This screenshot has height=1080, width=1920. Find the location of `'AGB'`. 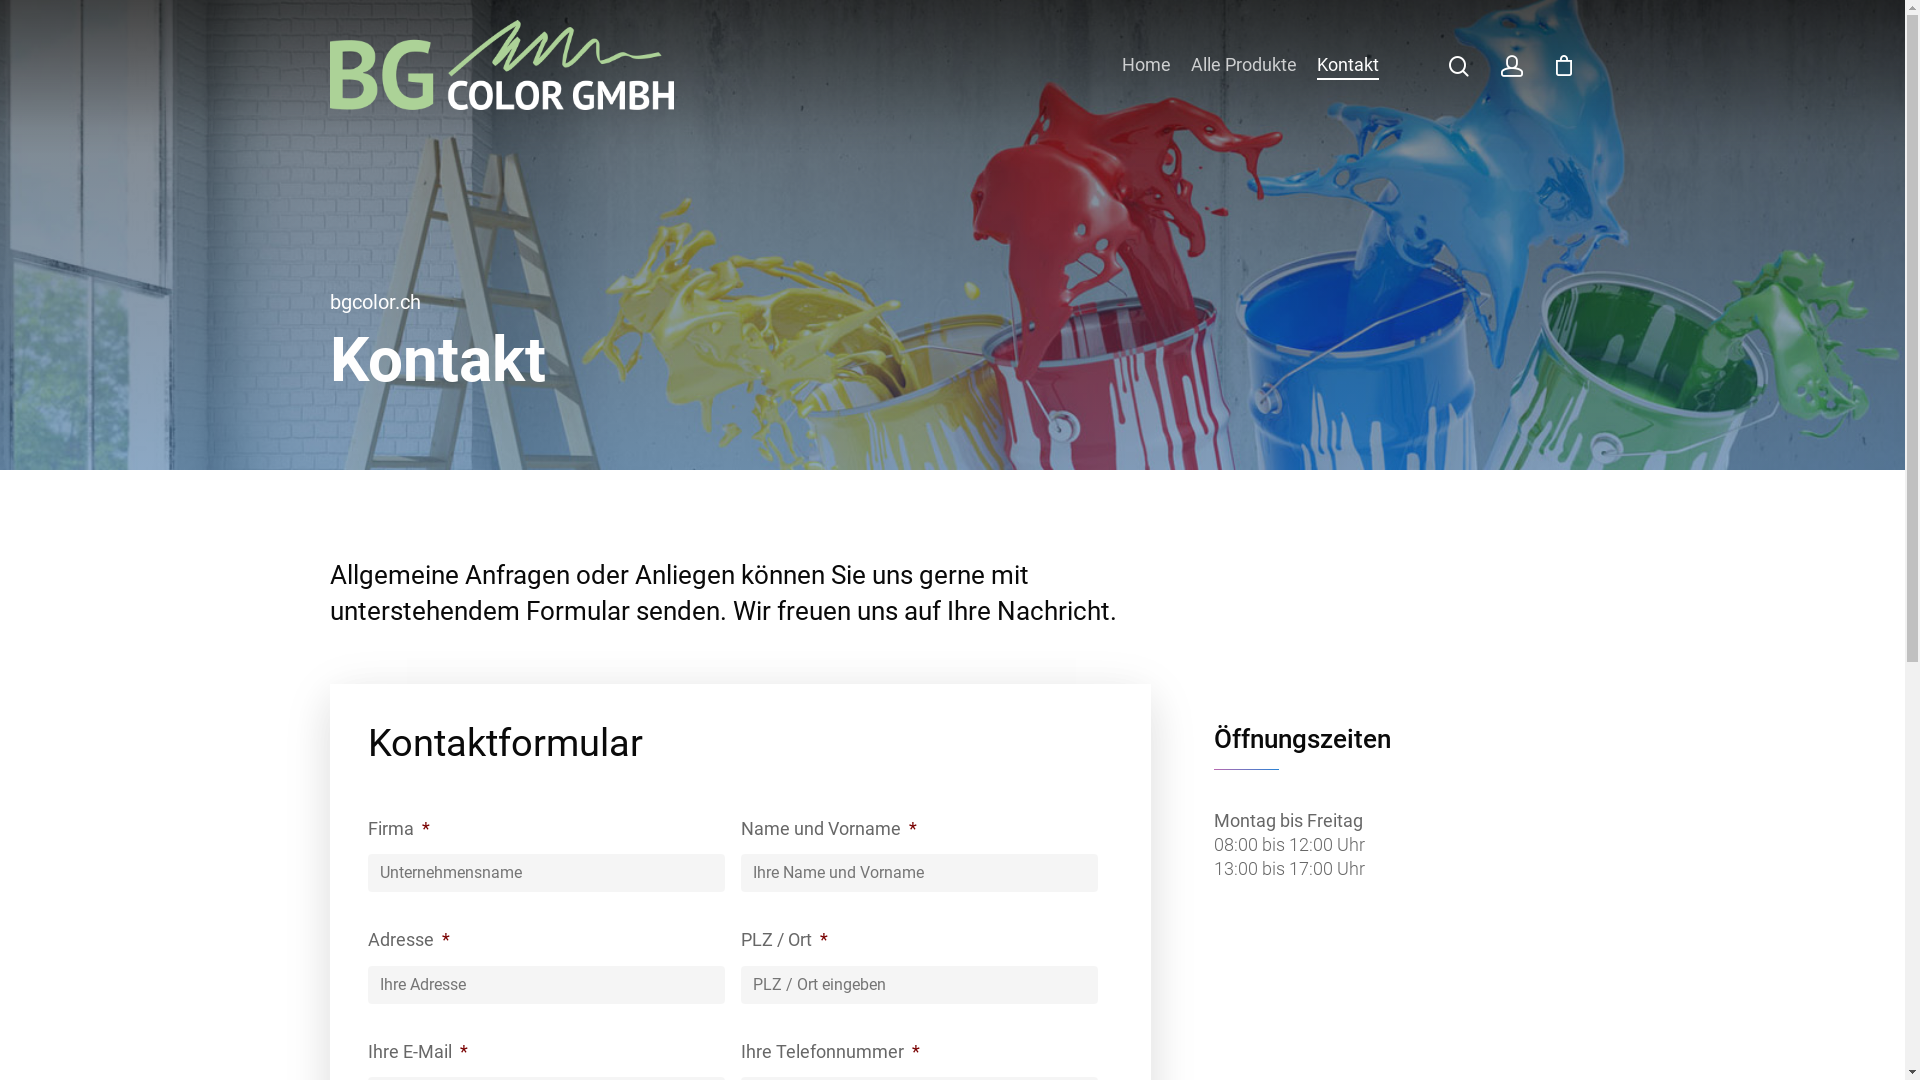

'AGB' is located at coordinates (1375, 860).